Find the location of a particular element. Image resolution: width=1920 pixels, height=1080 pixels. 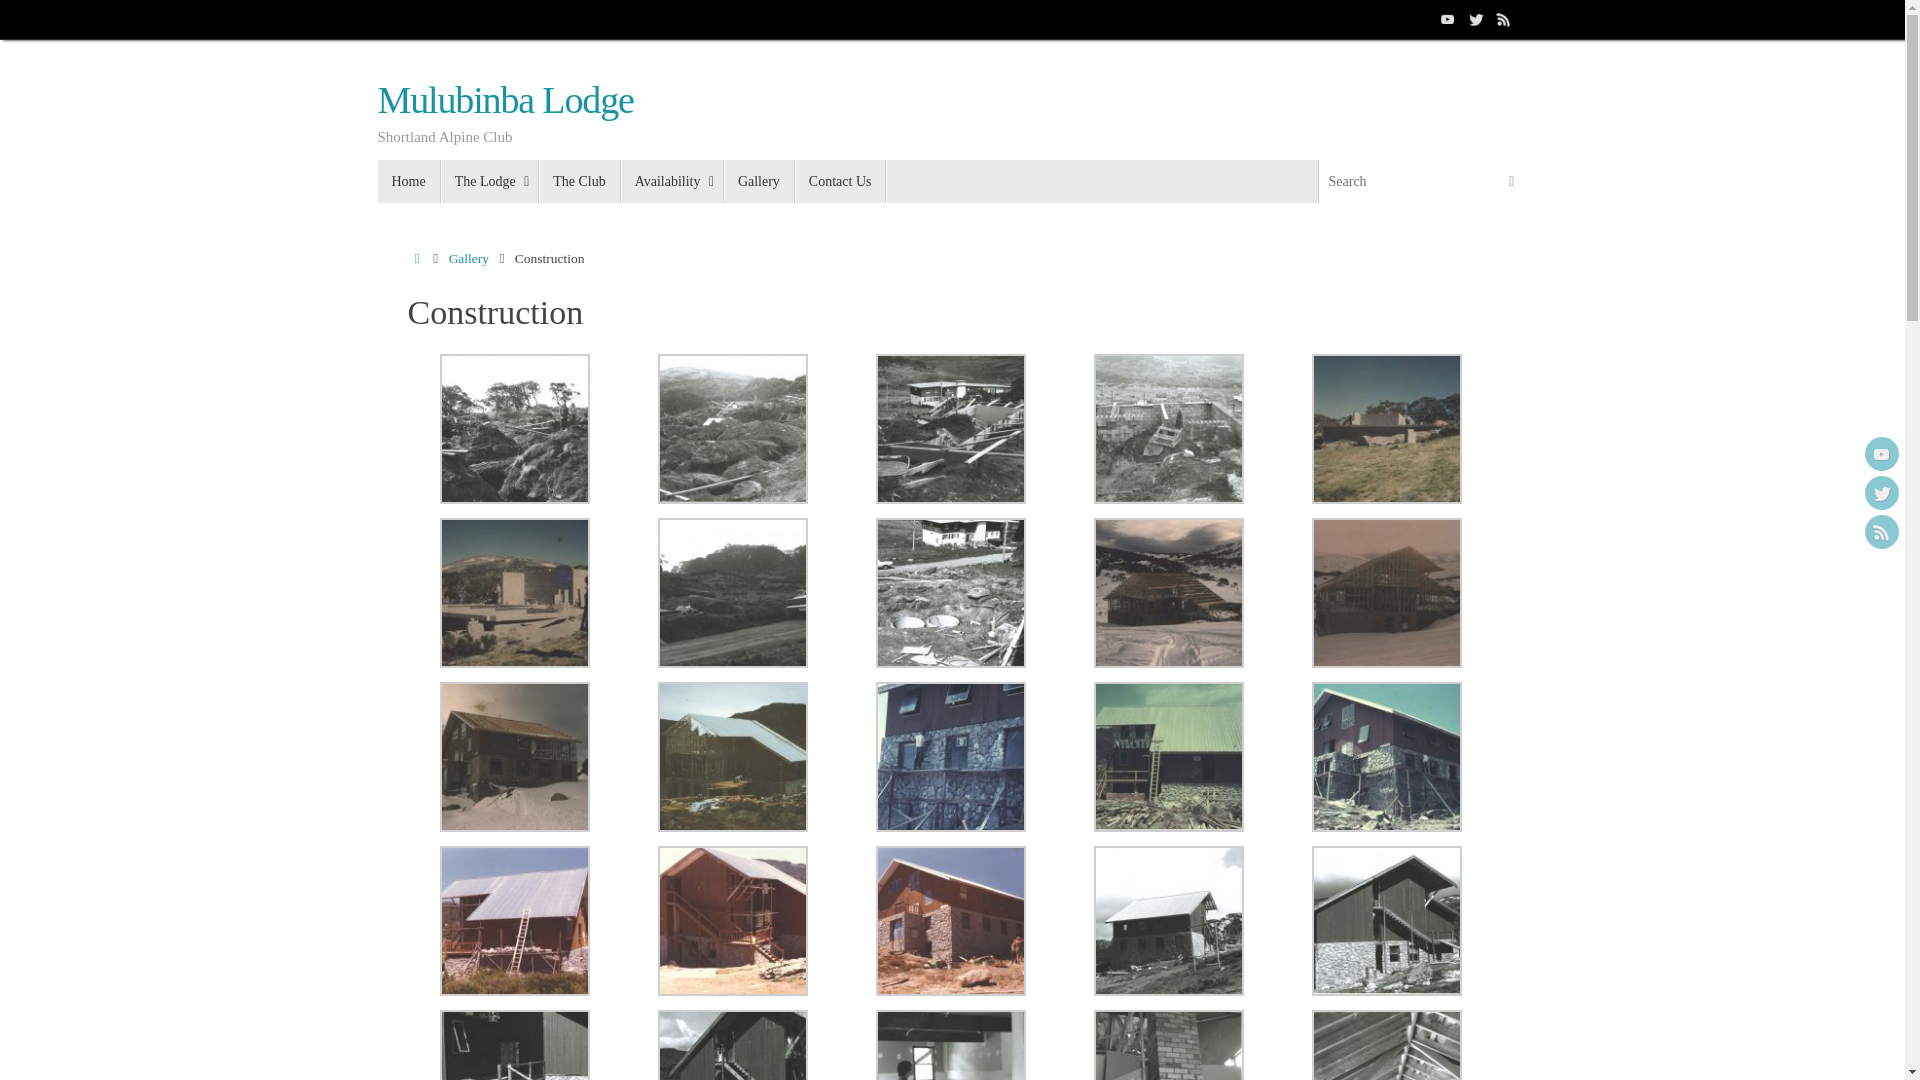

'Twitter' is located at coordinates (1880, 493).